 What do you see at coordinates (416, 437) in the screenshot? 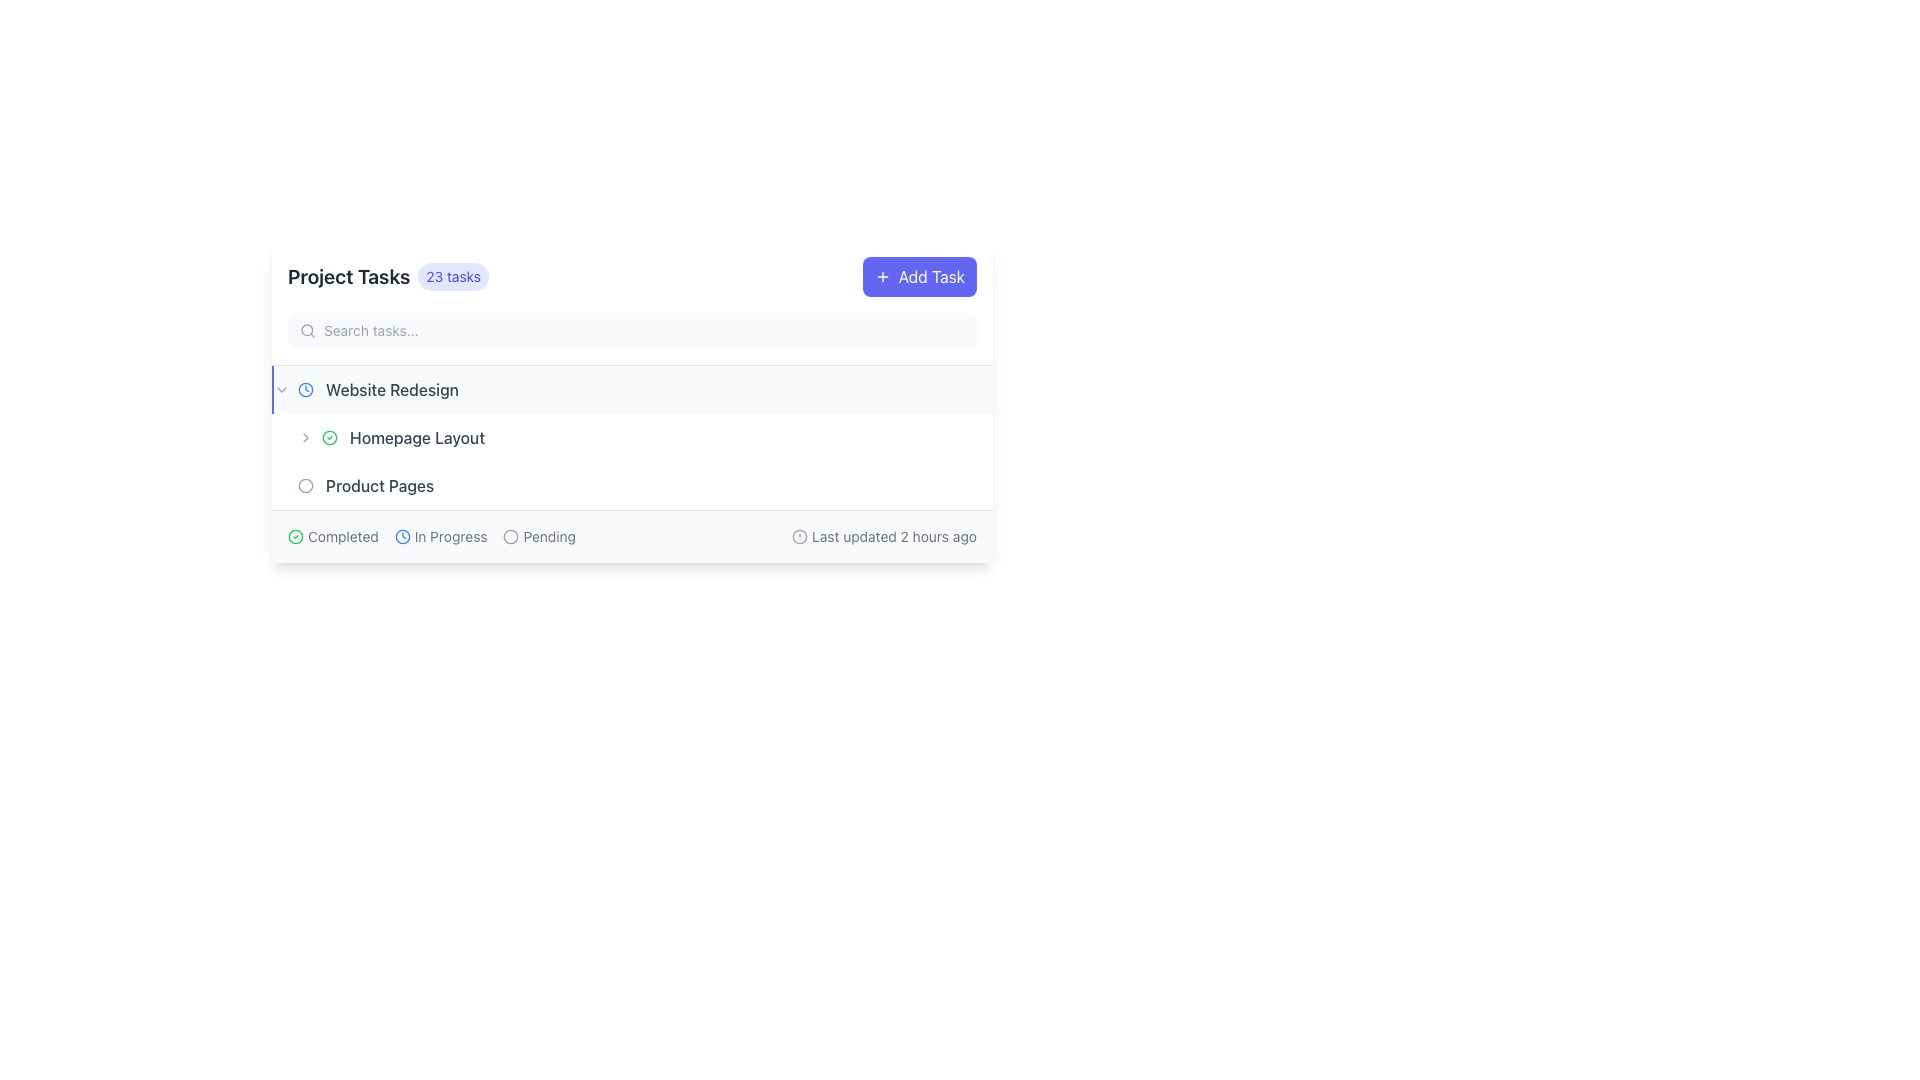
I see `the 'Homepage Layout' text label, which is displayed in medium font weight and gray color, located under the 'Project Tasks' section of the 'Website Redesign' category` at bounding box center [416, 437].